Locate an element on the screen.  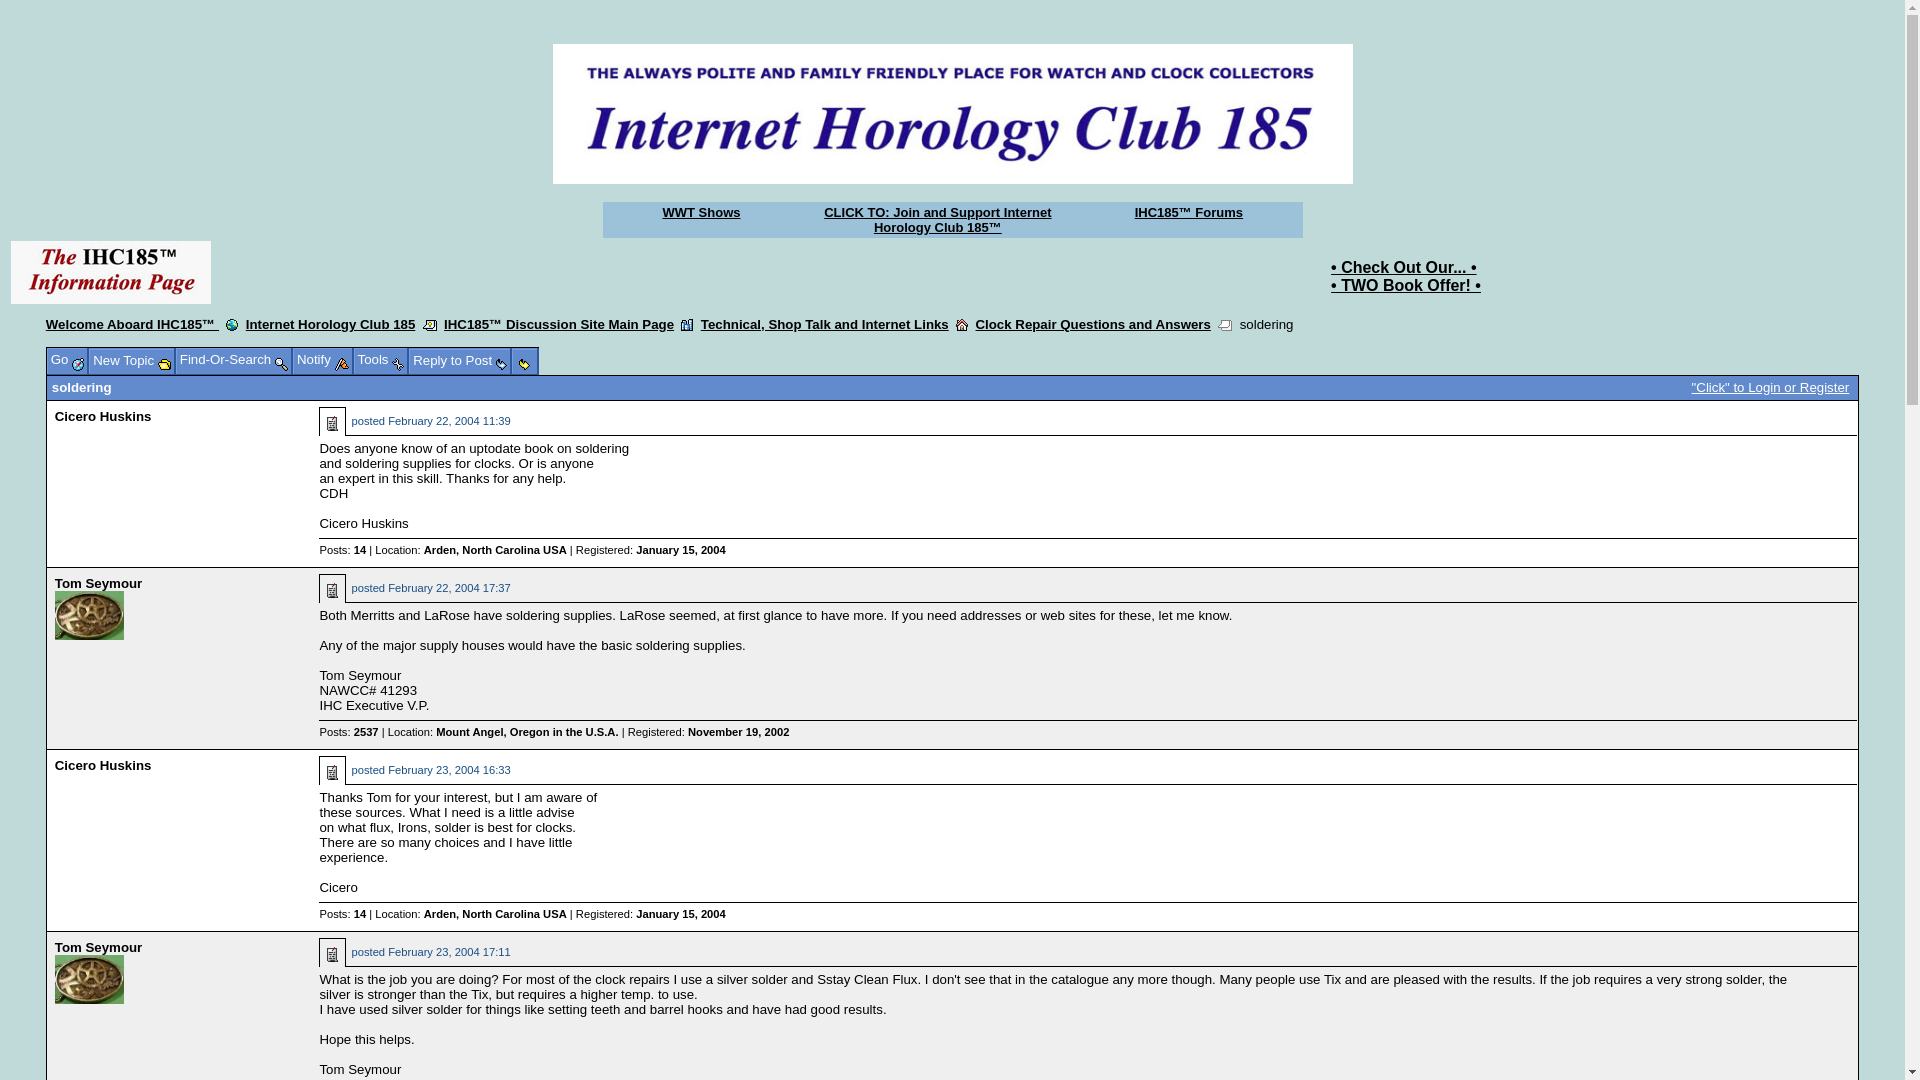
'Picture of Tom Seymour' is located at coordinates (88, 977).